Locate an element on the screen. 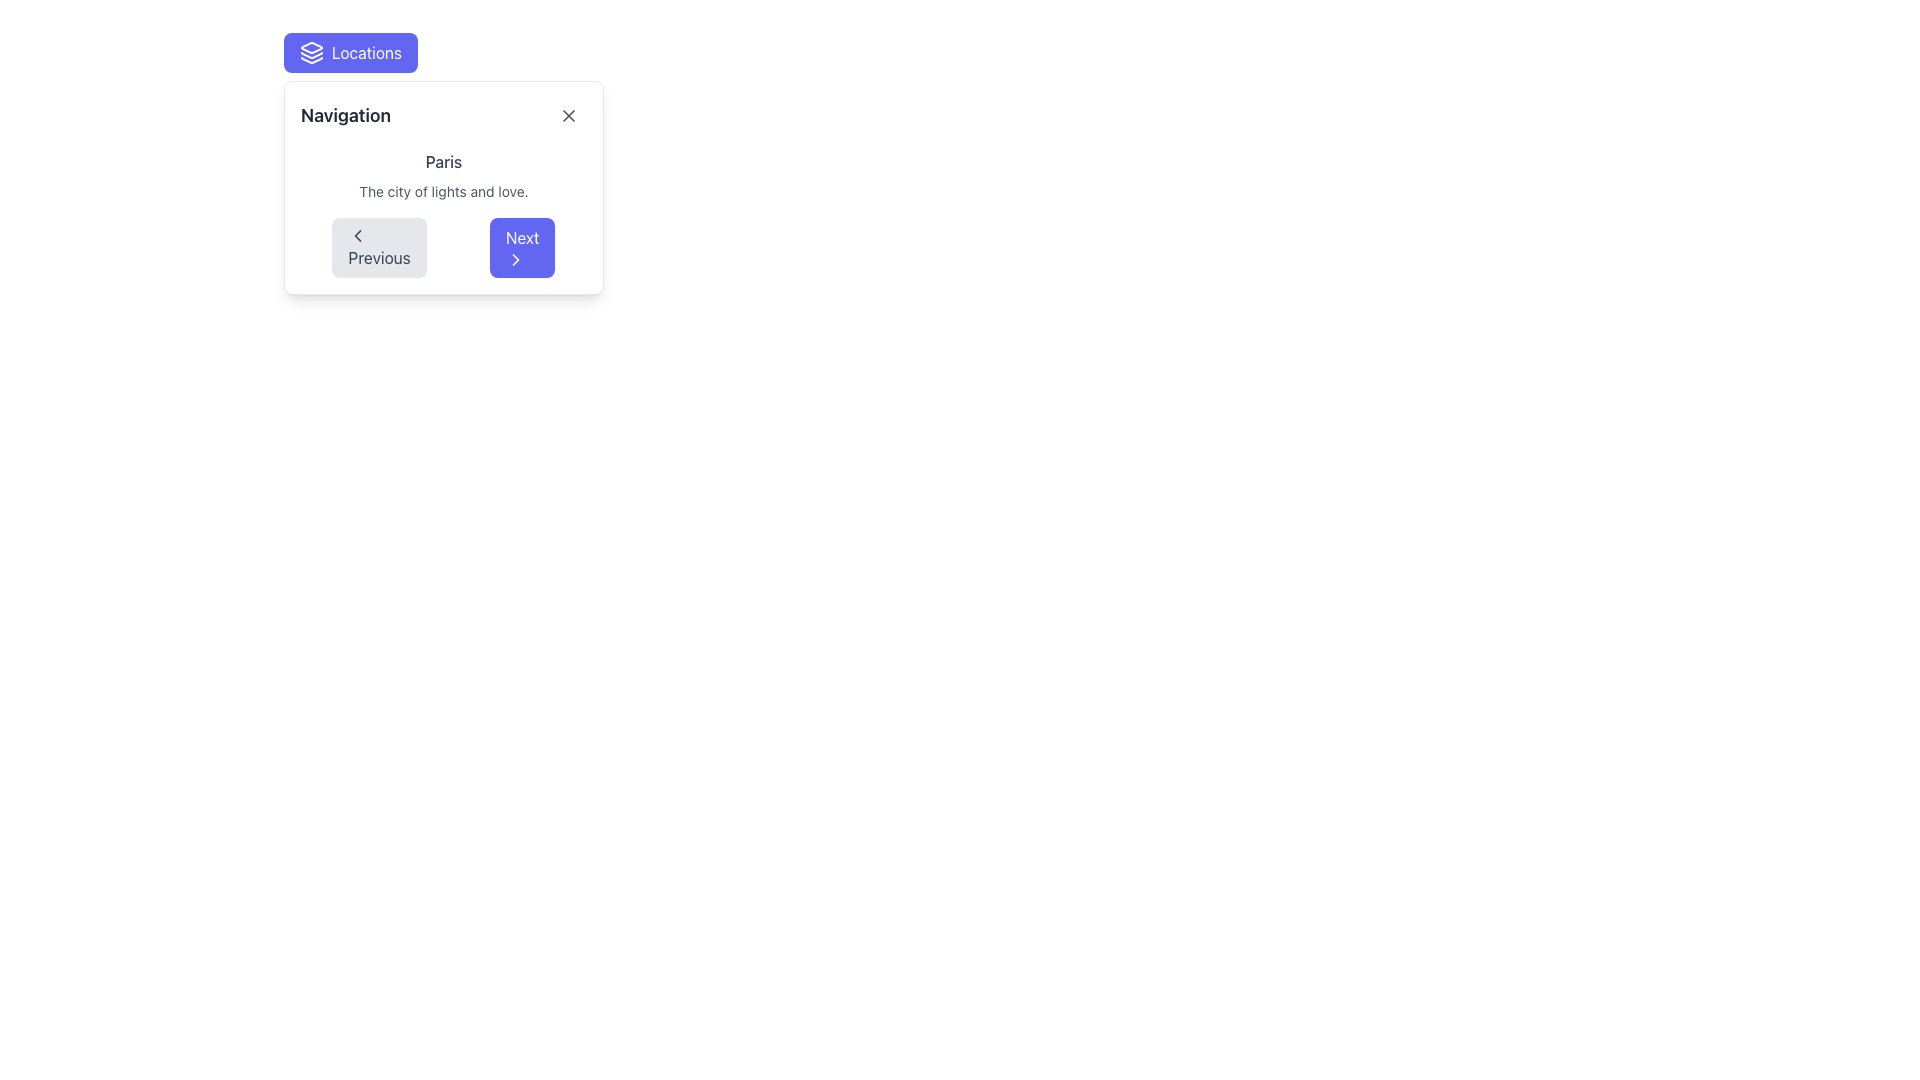 The height and width of the screenshot is (1080, 1920). the layer icon, which is the second of three stacked shapes in the SVG, located near the top-left corner above the Navigation card and below the 'Locations' label is located at coordinates (311, 54).